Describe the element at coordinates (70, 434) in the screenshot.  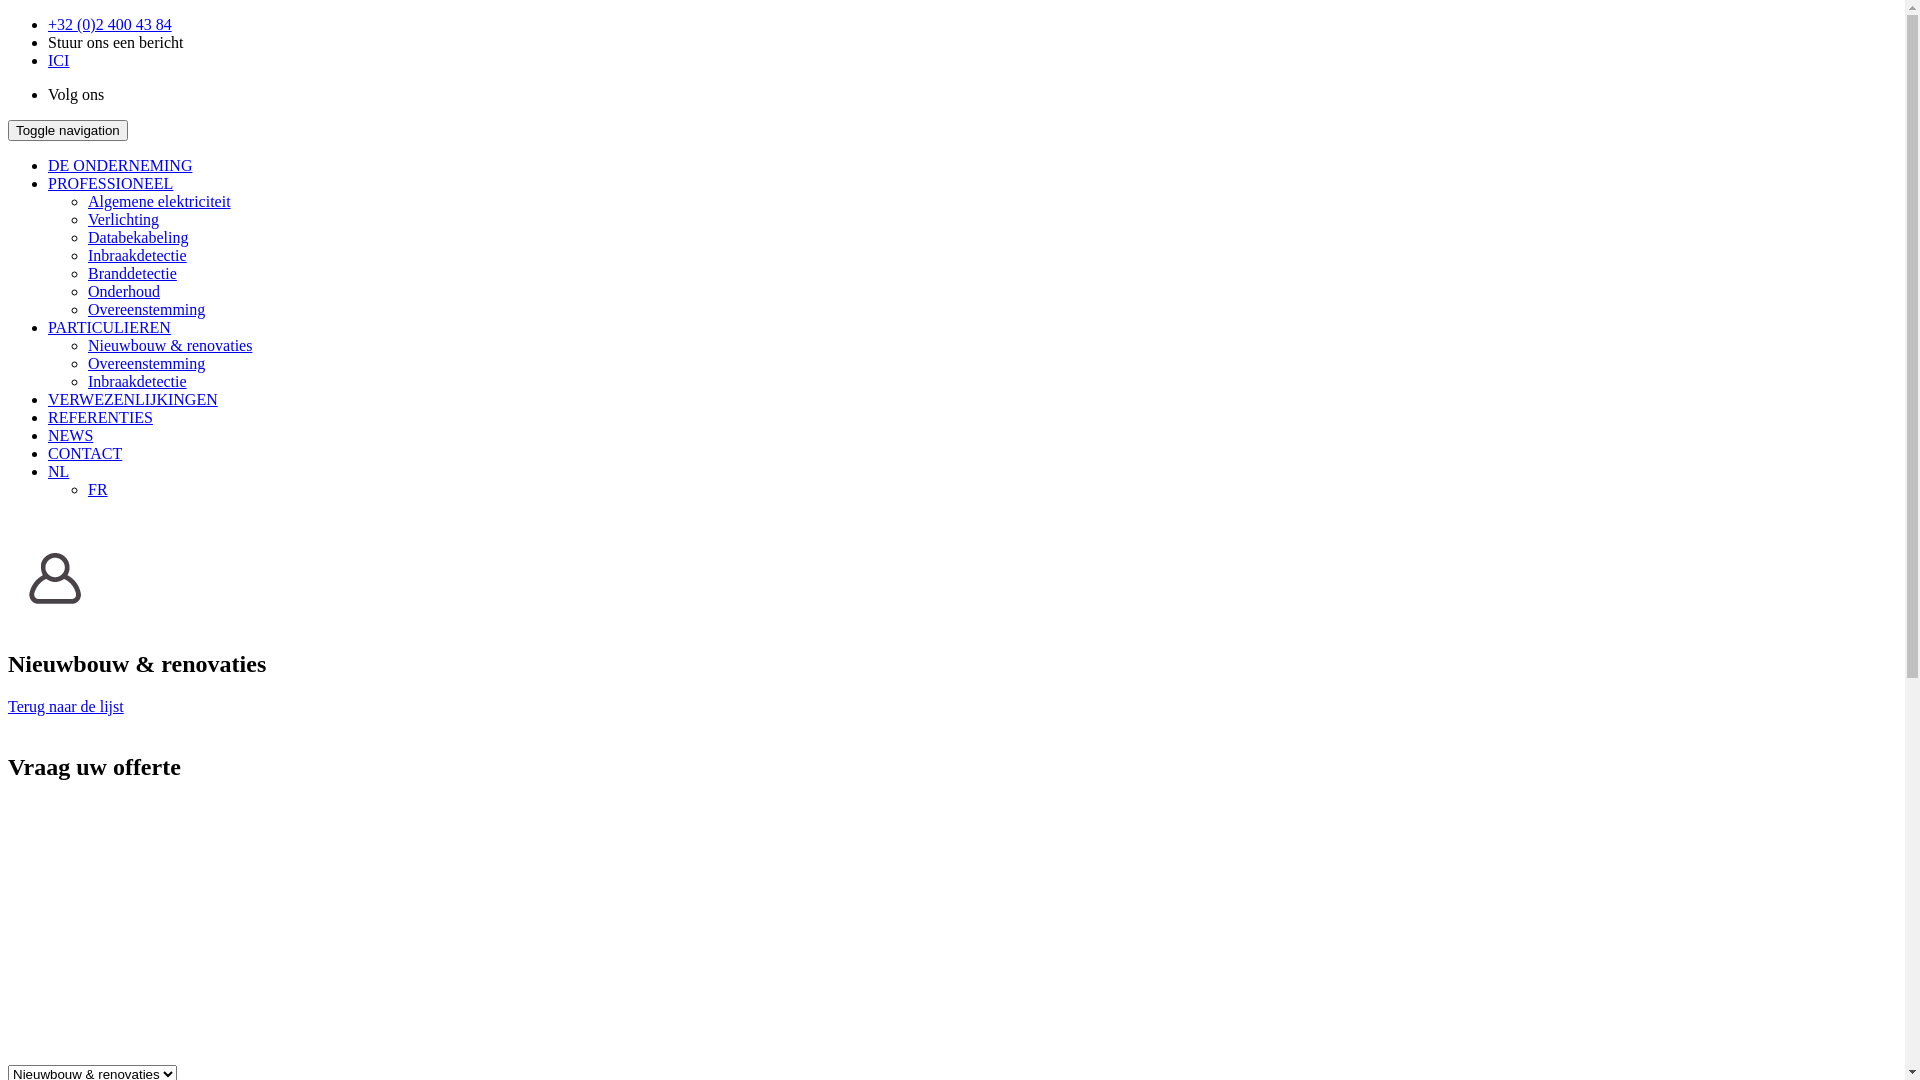
I see `'NEWS'` at that location.